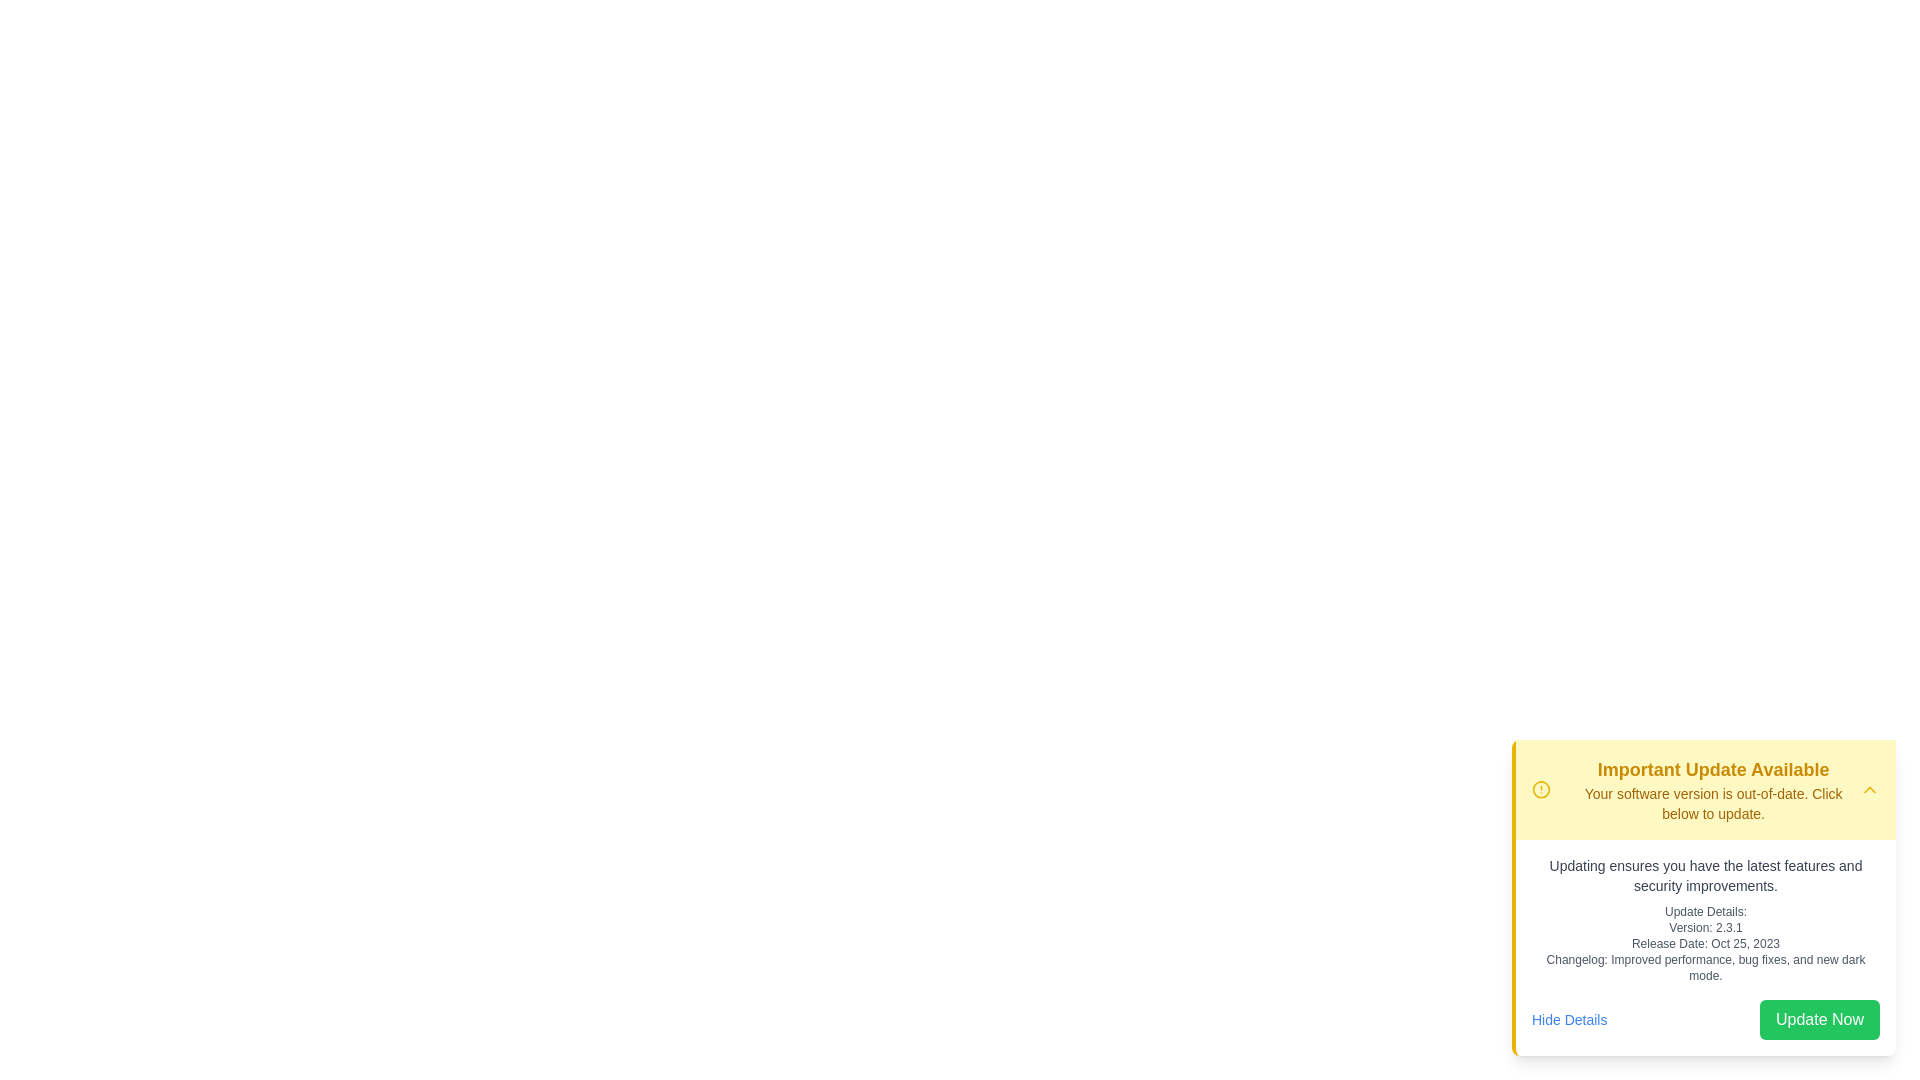 The width and height of the screenshot is (1920, 1080). Describe the element at coordinates (1540, 789) in the screenshot. I see `the circular boundary of the yellow warning icon located in the lower-right corner of the dialog box` at that location.